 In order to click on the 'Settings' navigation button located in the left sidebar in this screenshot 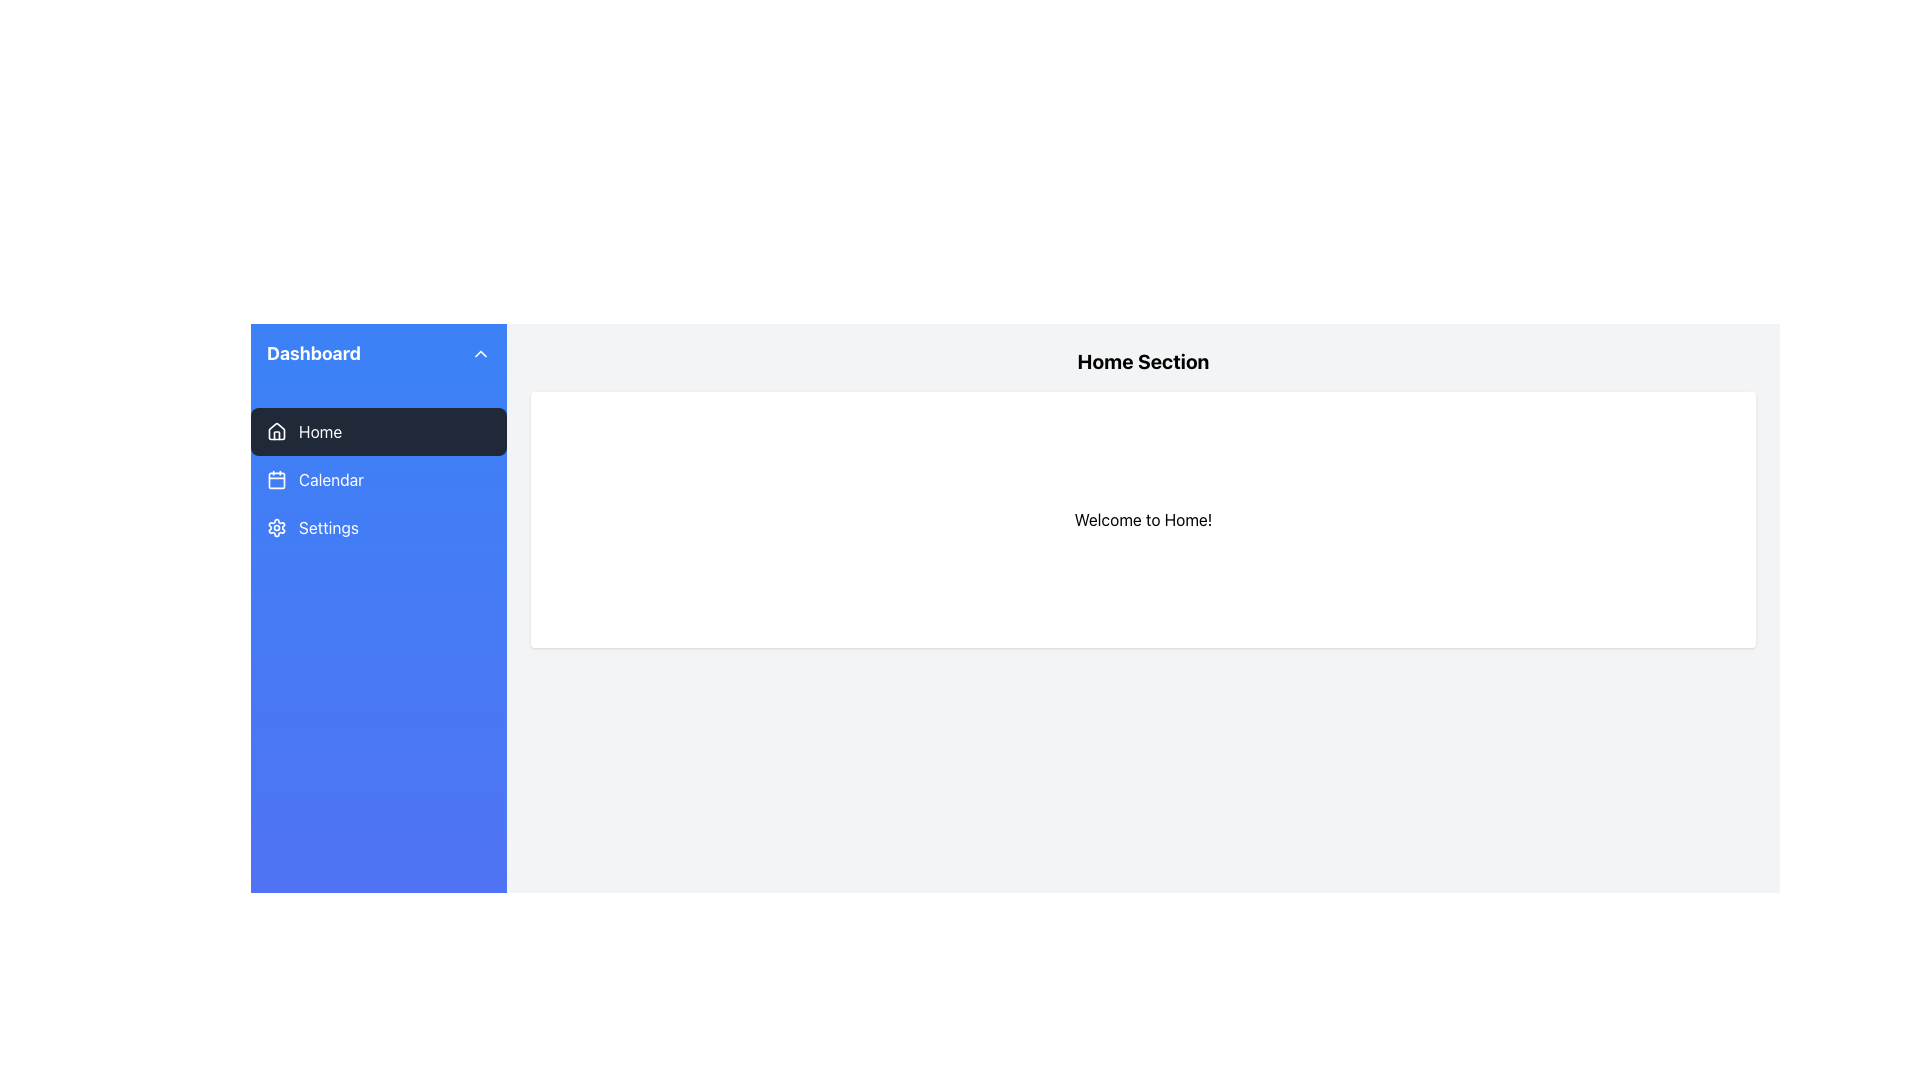, I will do `click(379, 527)`.